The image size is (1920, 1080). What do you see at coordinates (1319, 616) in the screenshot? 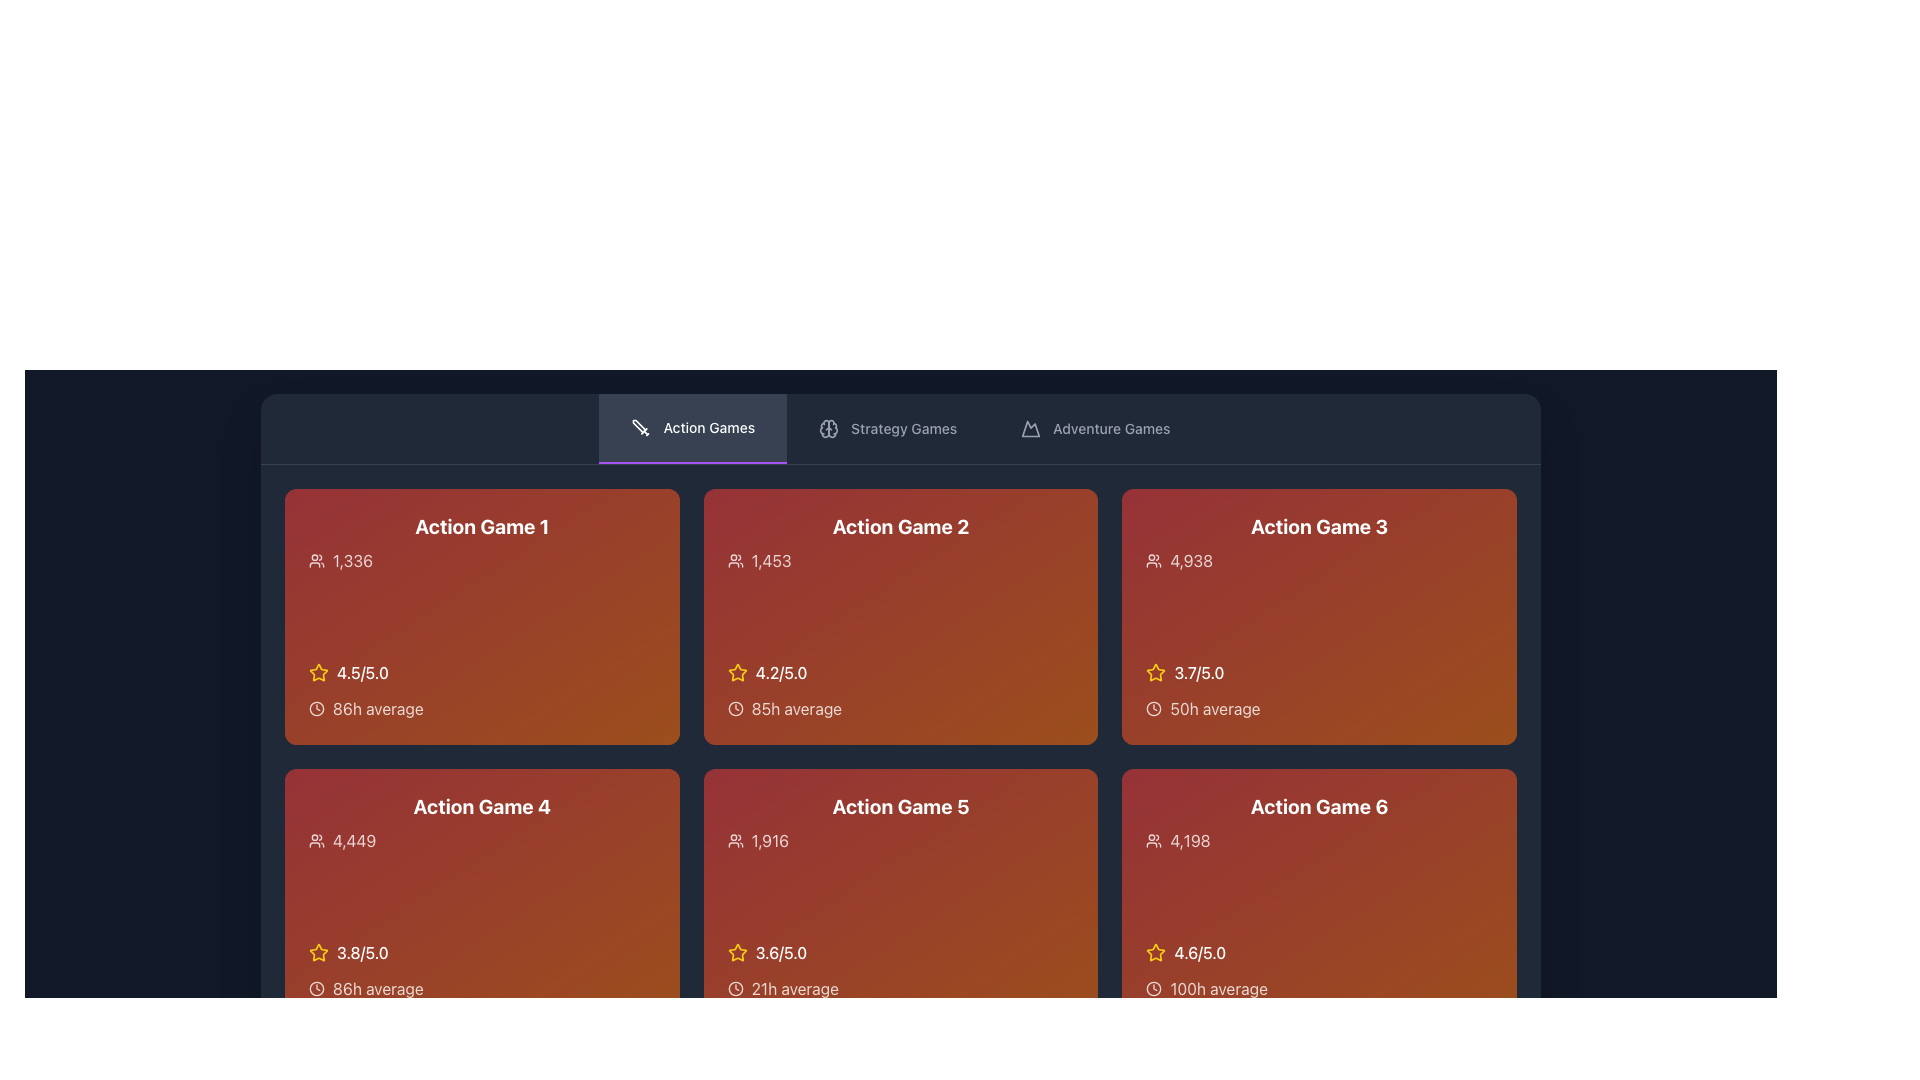
I see `the Information Card displaying details about a game, which is the third card in the top row of the grid layout, positioned to the right of 'Action Game 2' and above 'Action Game 6'` at bounding box center [1319, 616].